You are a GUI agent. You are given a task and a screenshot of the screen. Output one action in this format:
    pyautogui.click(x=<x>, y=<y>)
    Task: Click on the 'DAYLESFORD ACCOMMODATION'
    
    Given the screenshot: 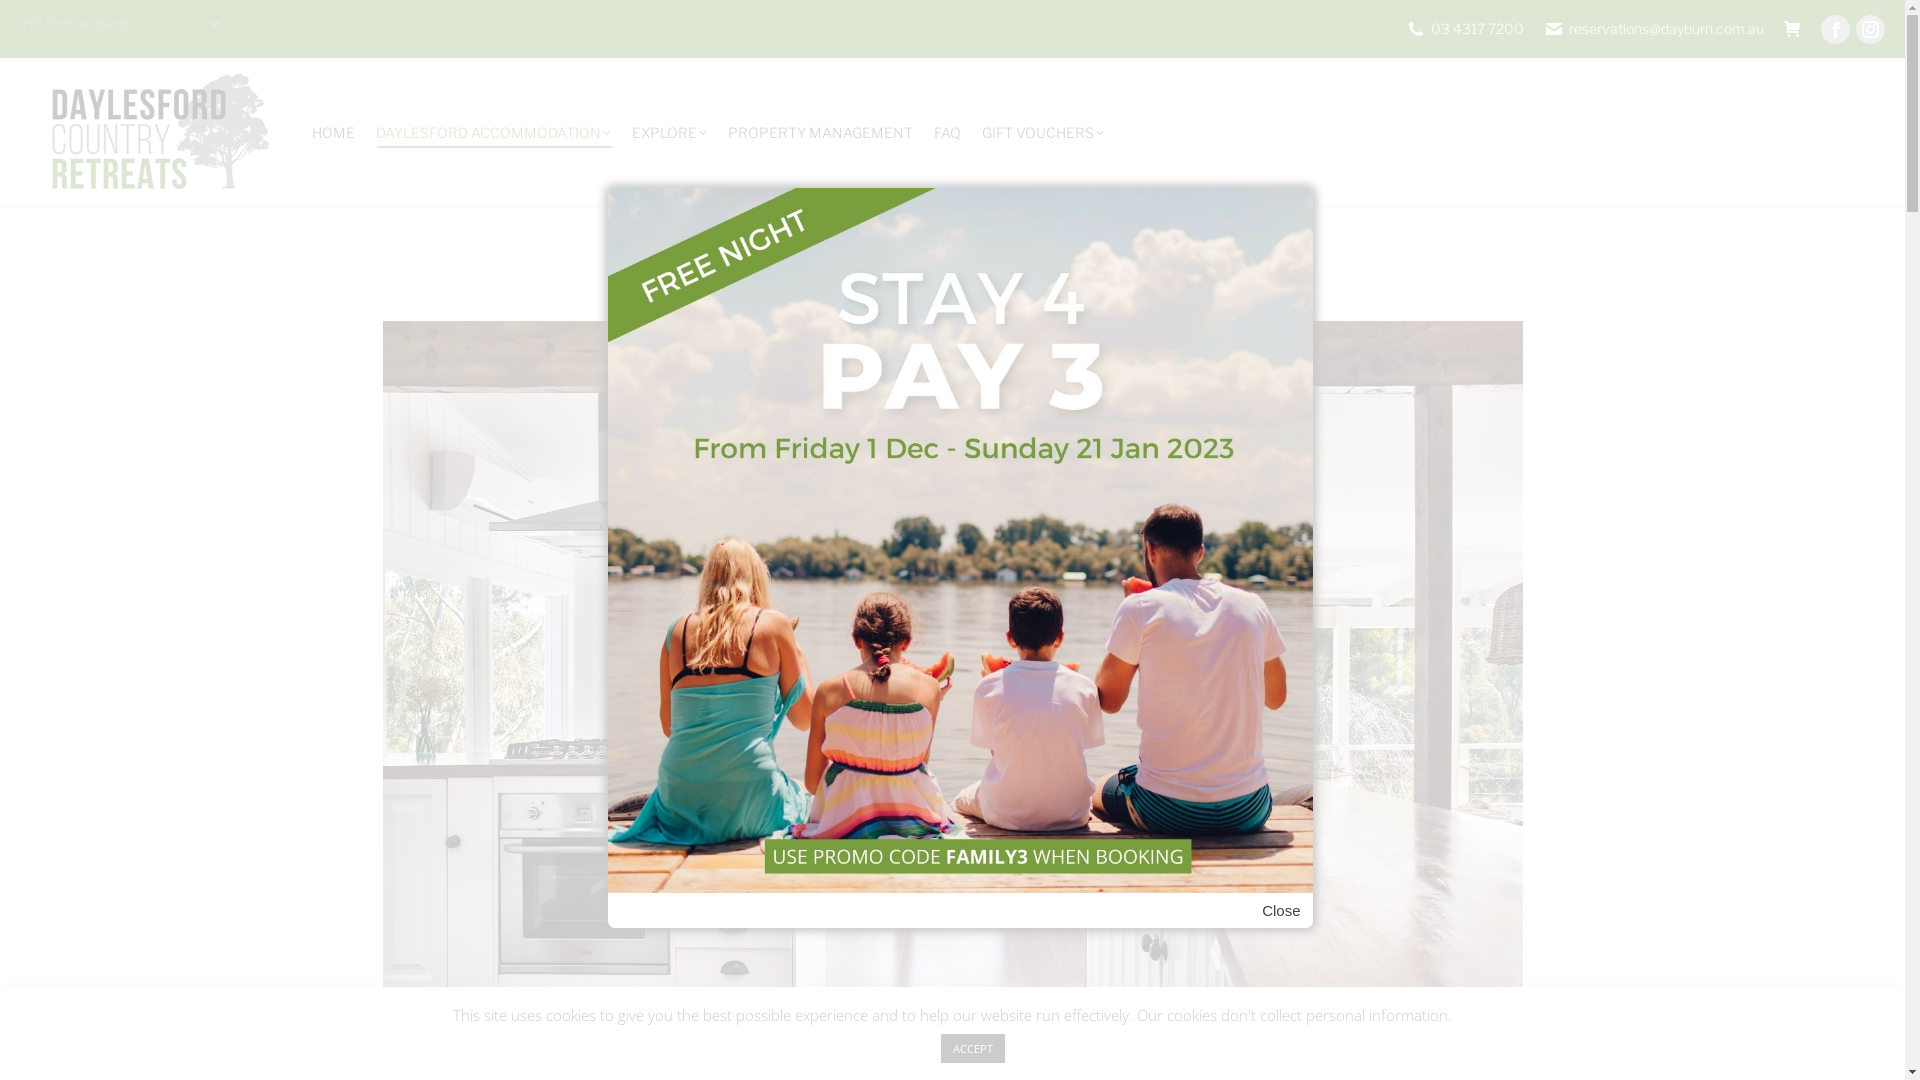 What is the action you would take?
    pyautogui.click(x=373, y=132)
    